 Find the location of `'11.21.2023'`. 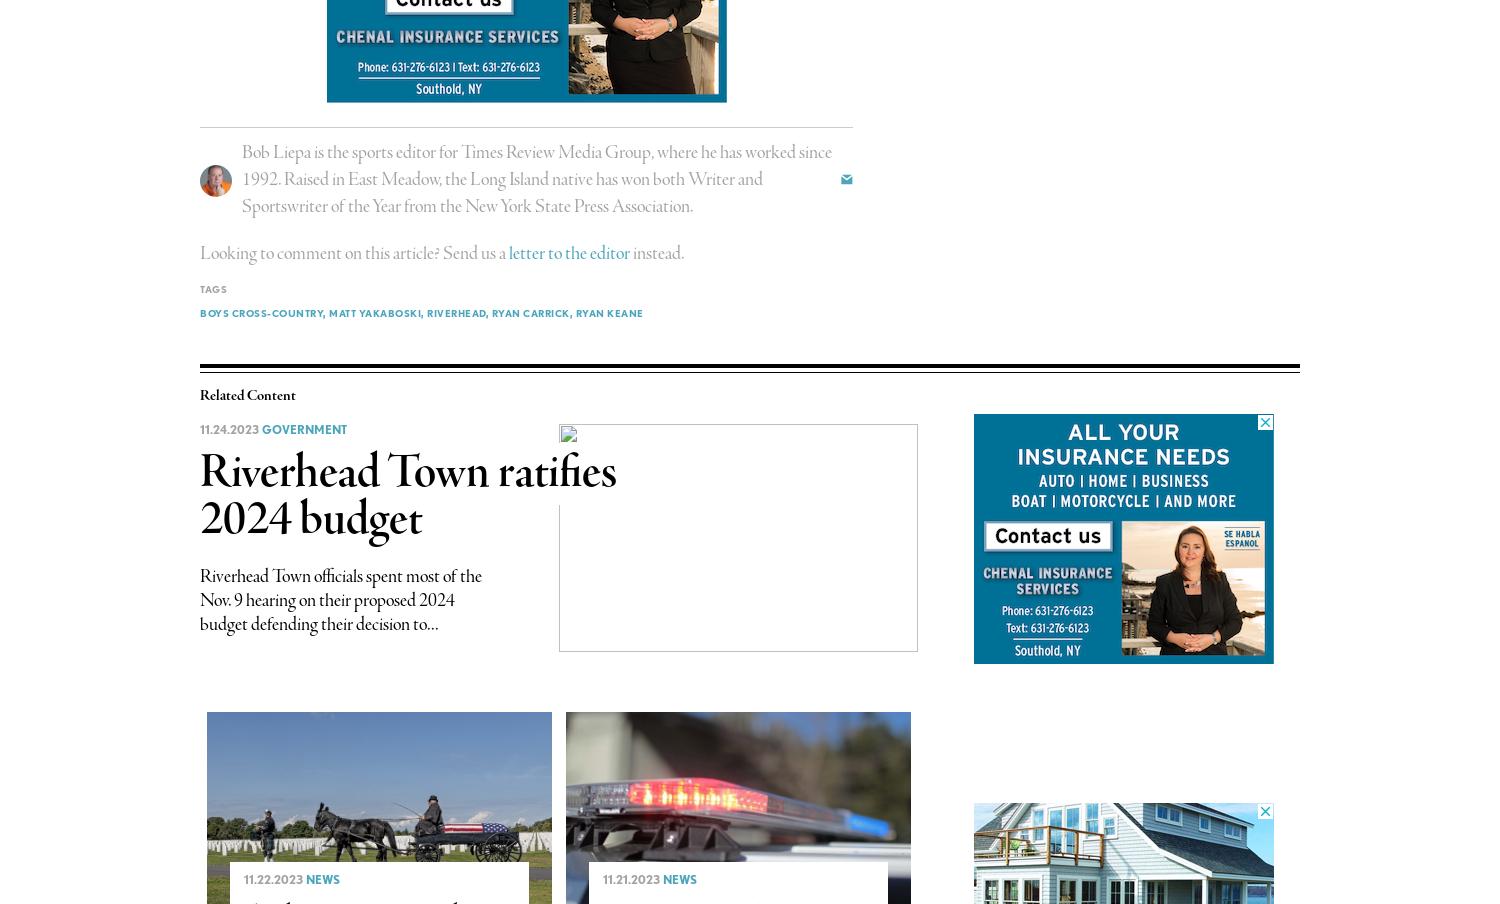

'11.21.2023' is located at coordinates (631, 879).